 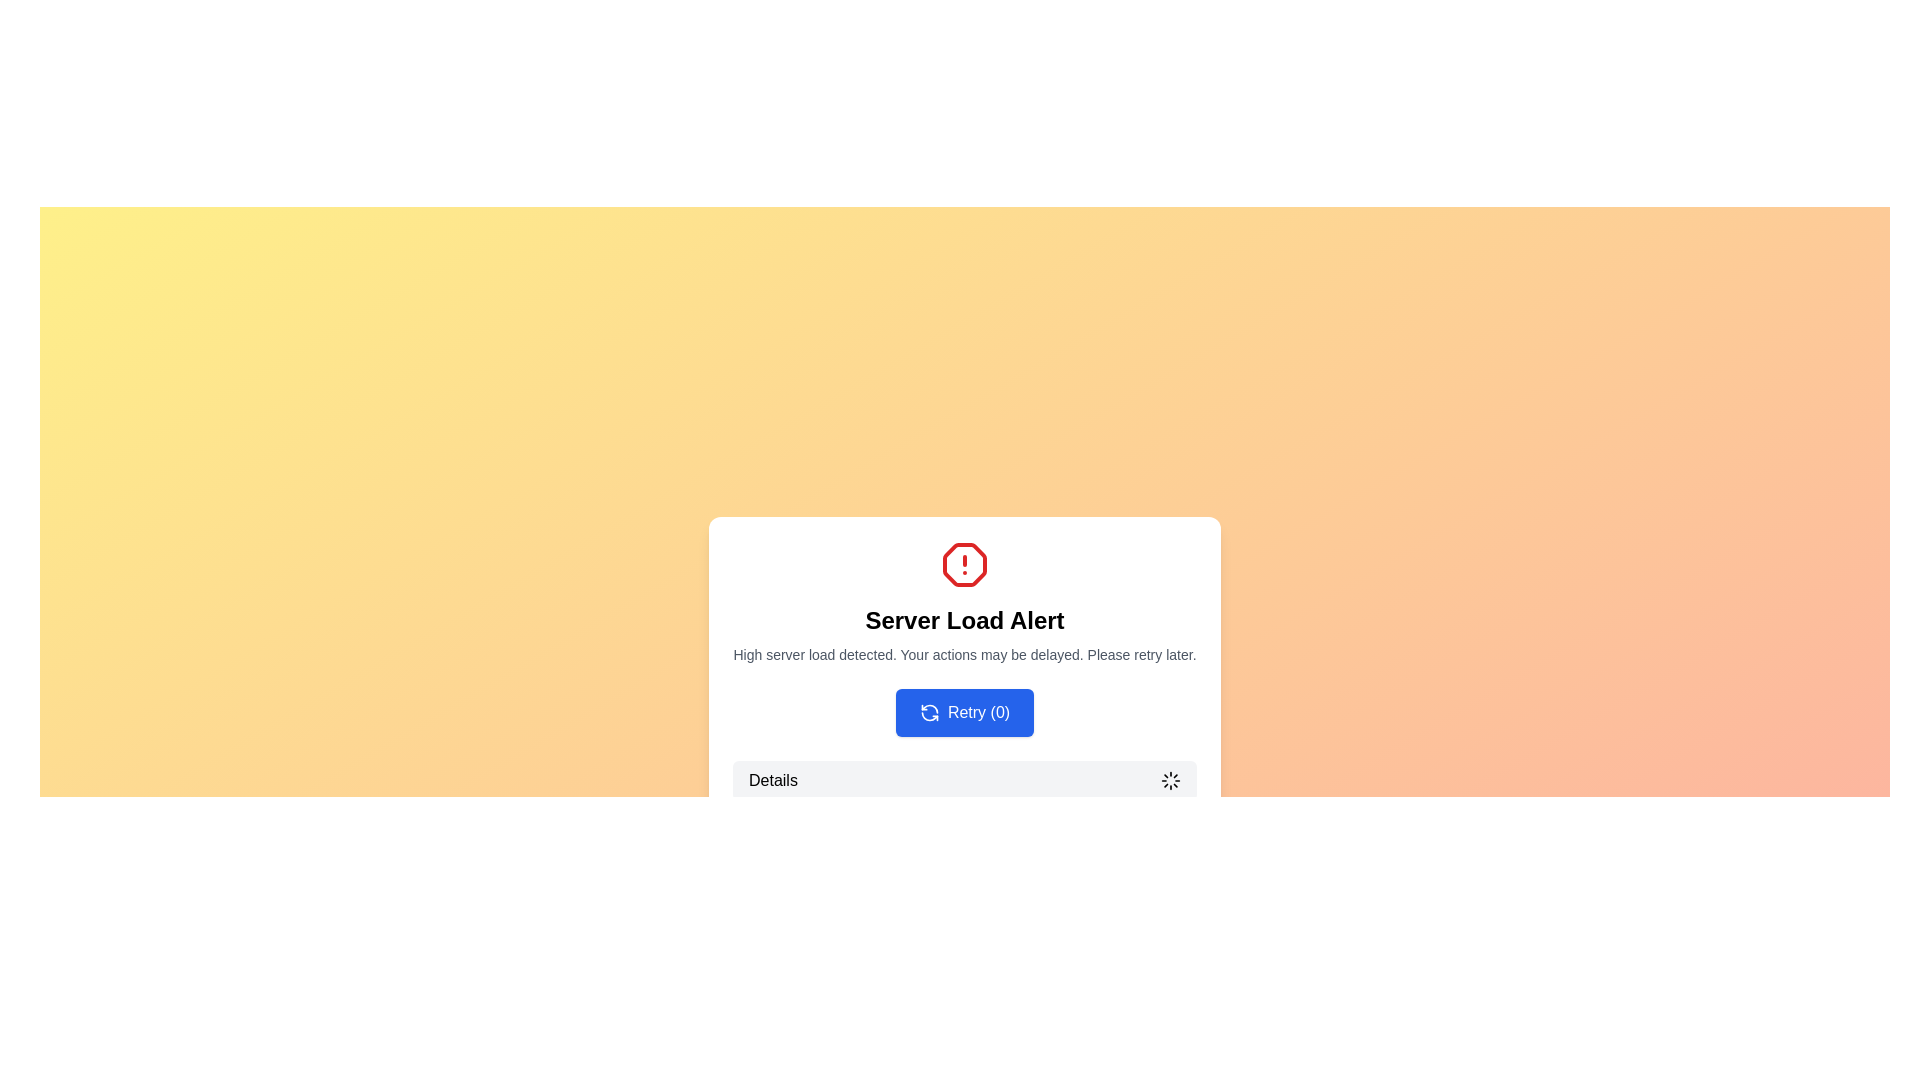 I want to click on the blue button labeled 'Retry (0)' with a refresh icon on the left, located under the 'Server Load Alert' heading, to retry the action, so click(x=964, y=712).